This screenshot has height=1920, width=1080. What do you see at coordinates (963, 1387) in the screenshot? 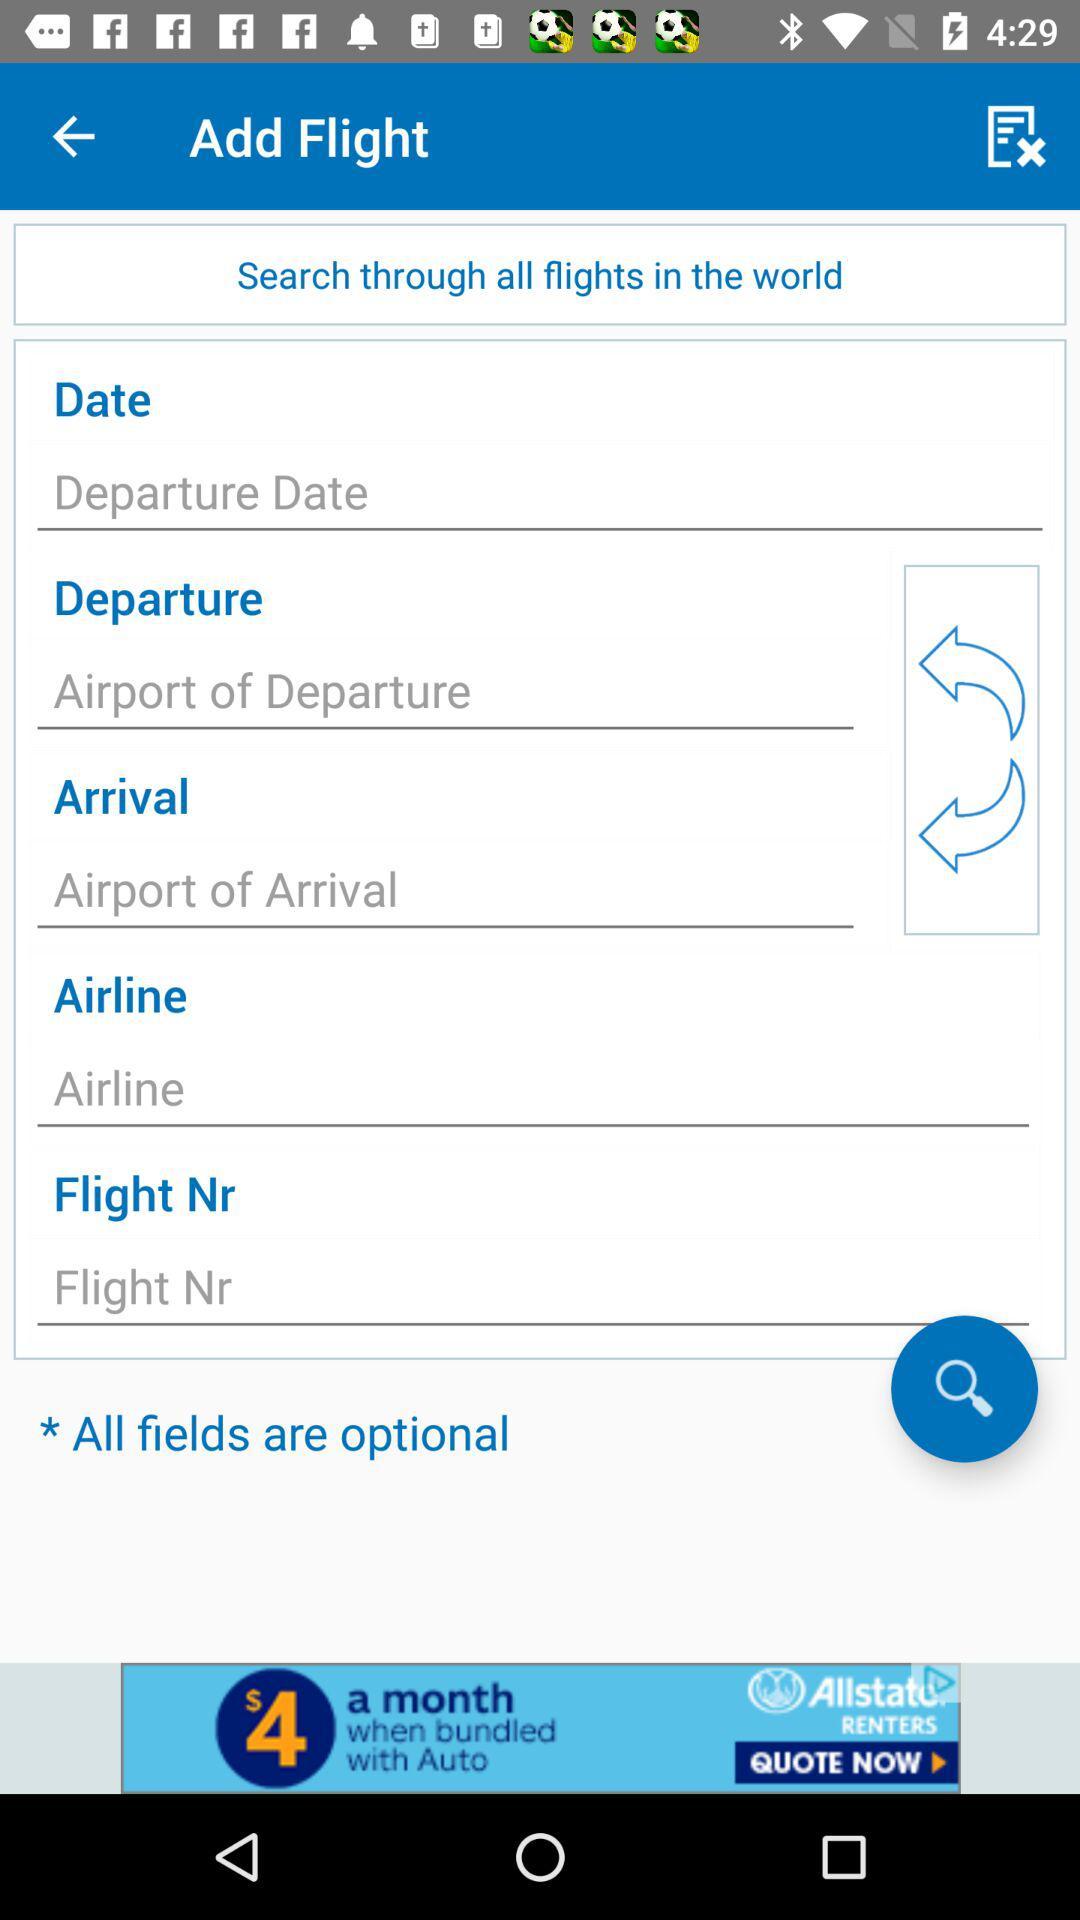
I see `search function` at bounding box center [963, 1387].